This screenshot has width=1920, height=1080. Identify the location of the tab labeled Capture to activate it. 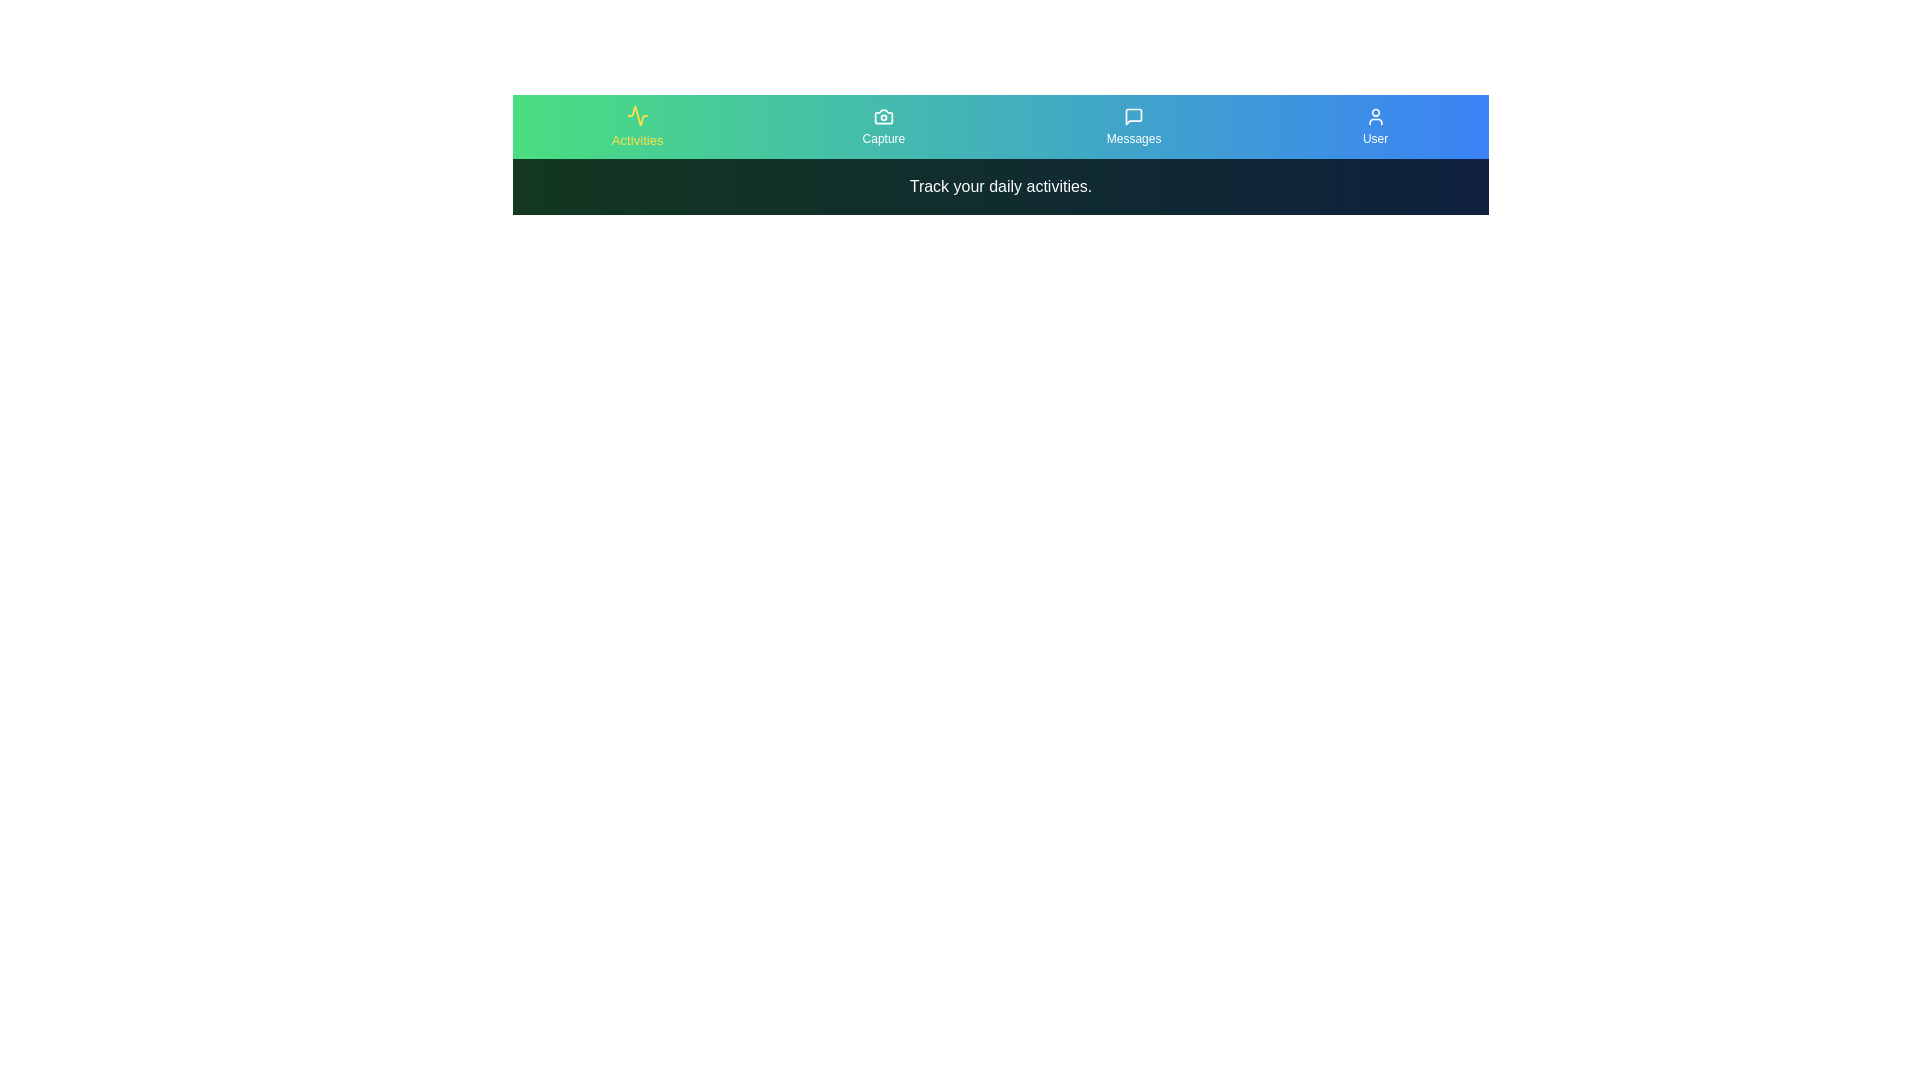
(882, 127).